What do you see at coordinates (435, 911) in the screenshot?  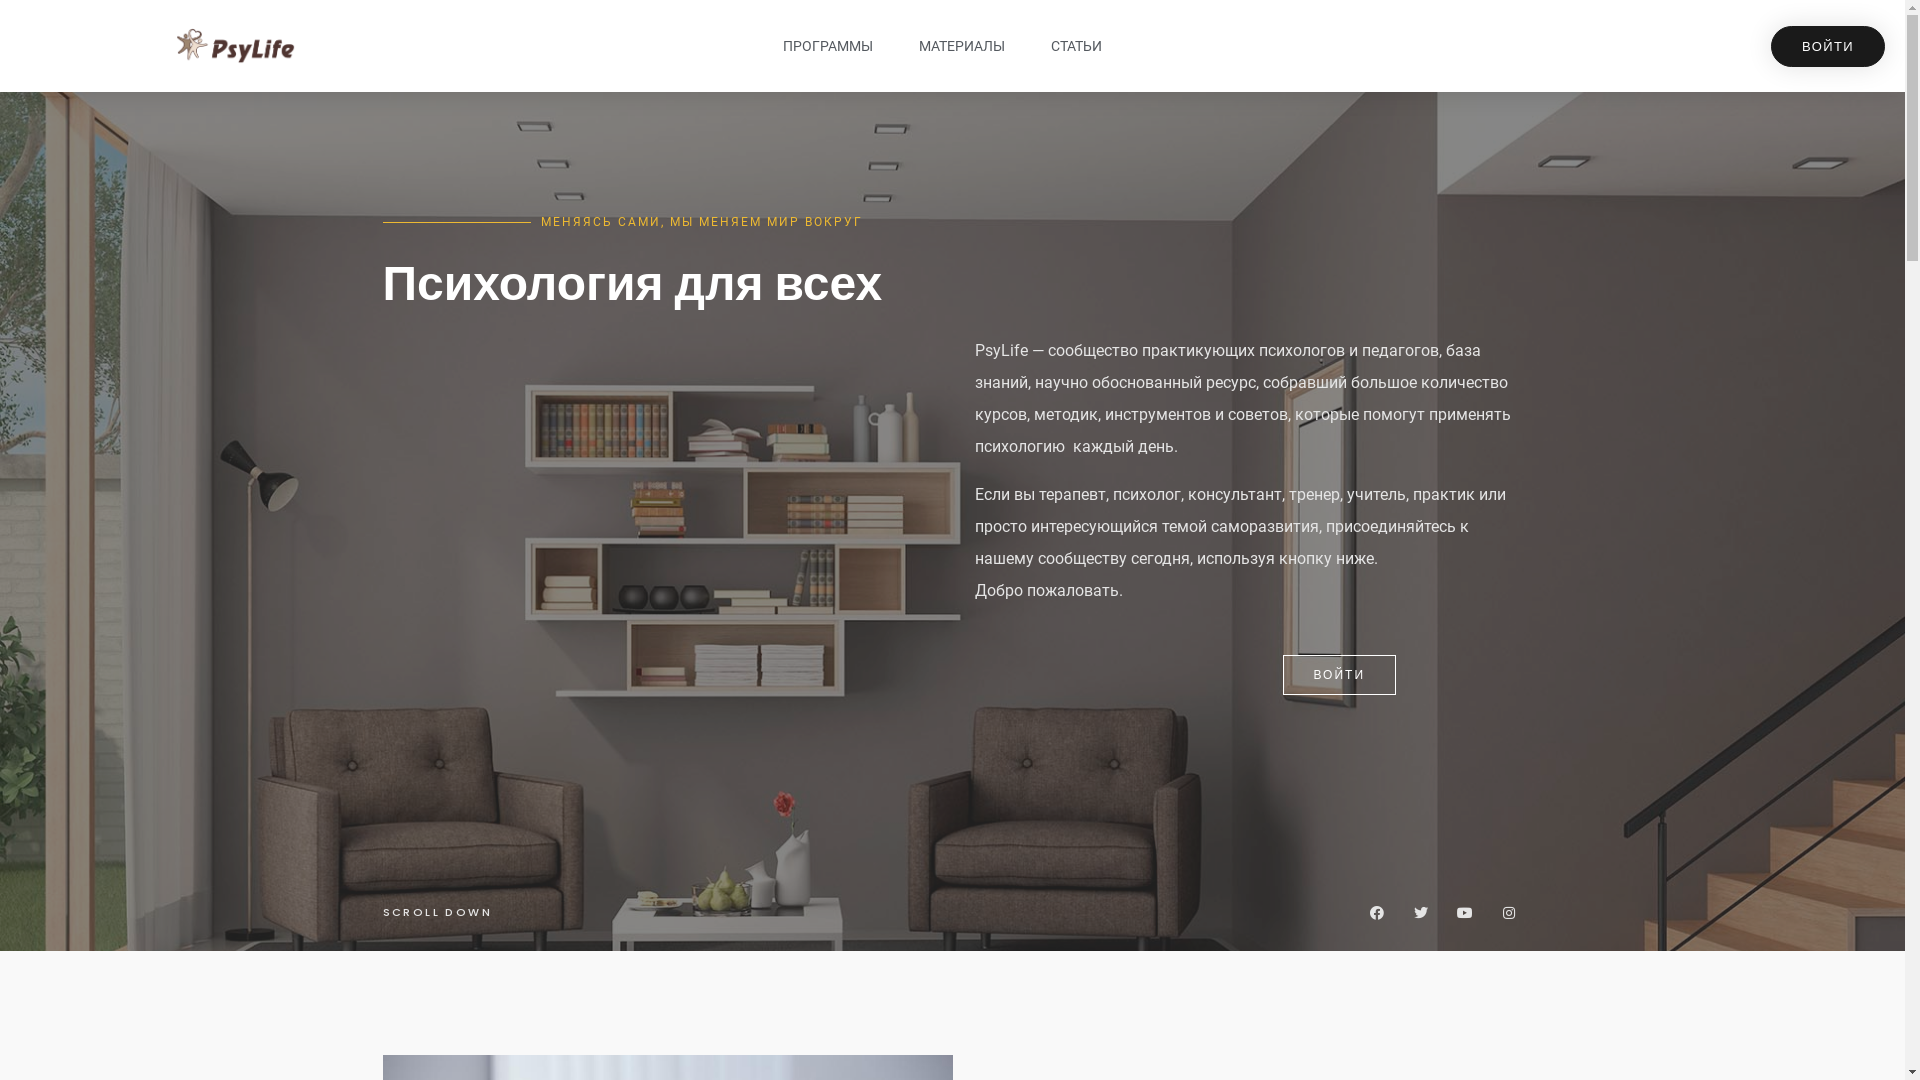 I see `'SCROLL DOWN'` at bounding box center [435, 911].